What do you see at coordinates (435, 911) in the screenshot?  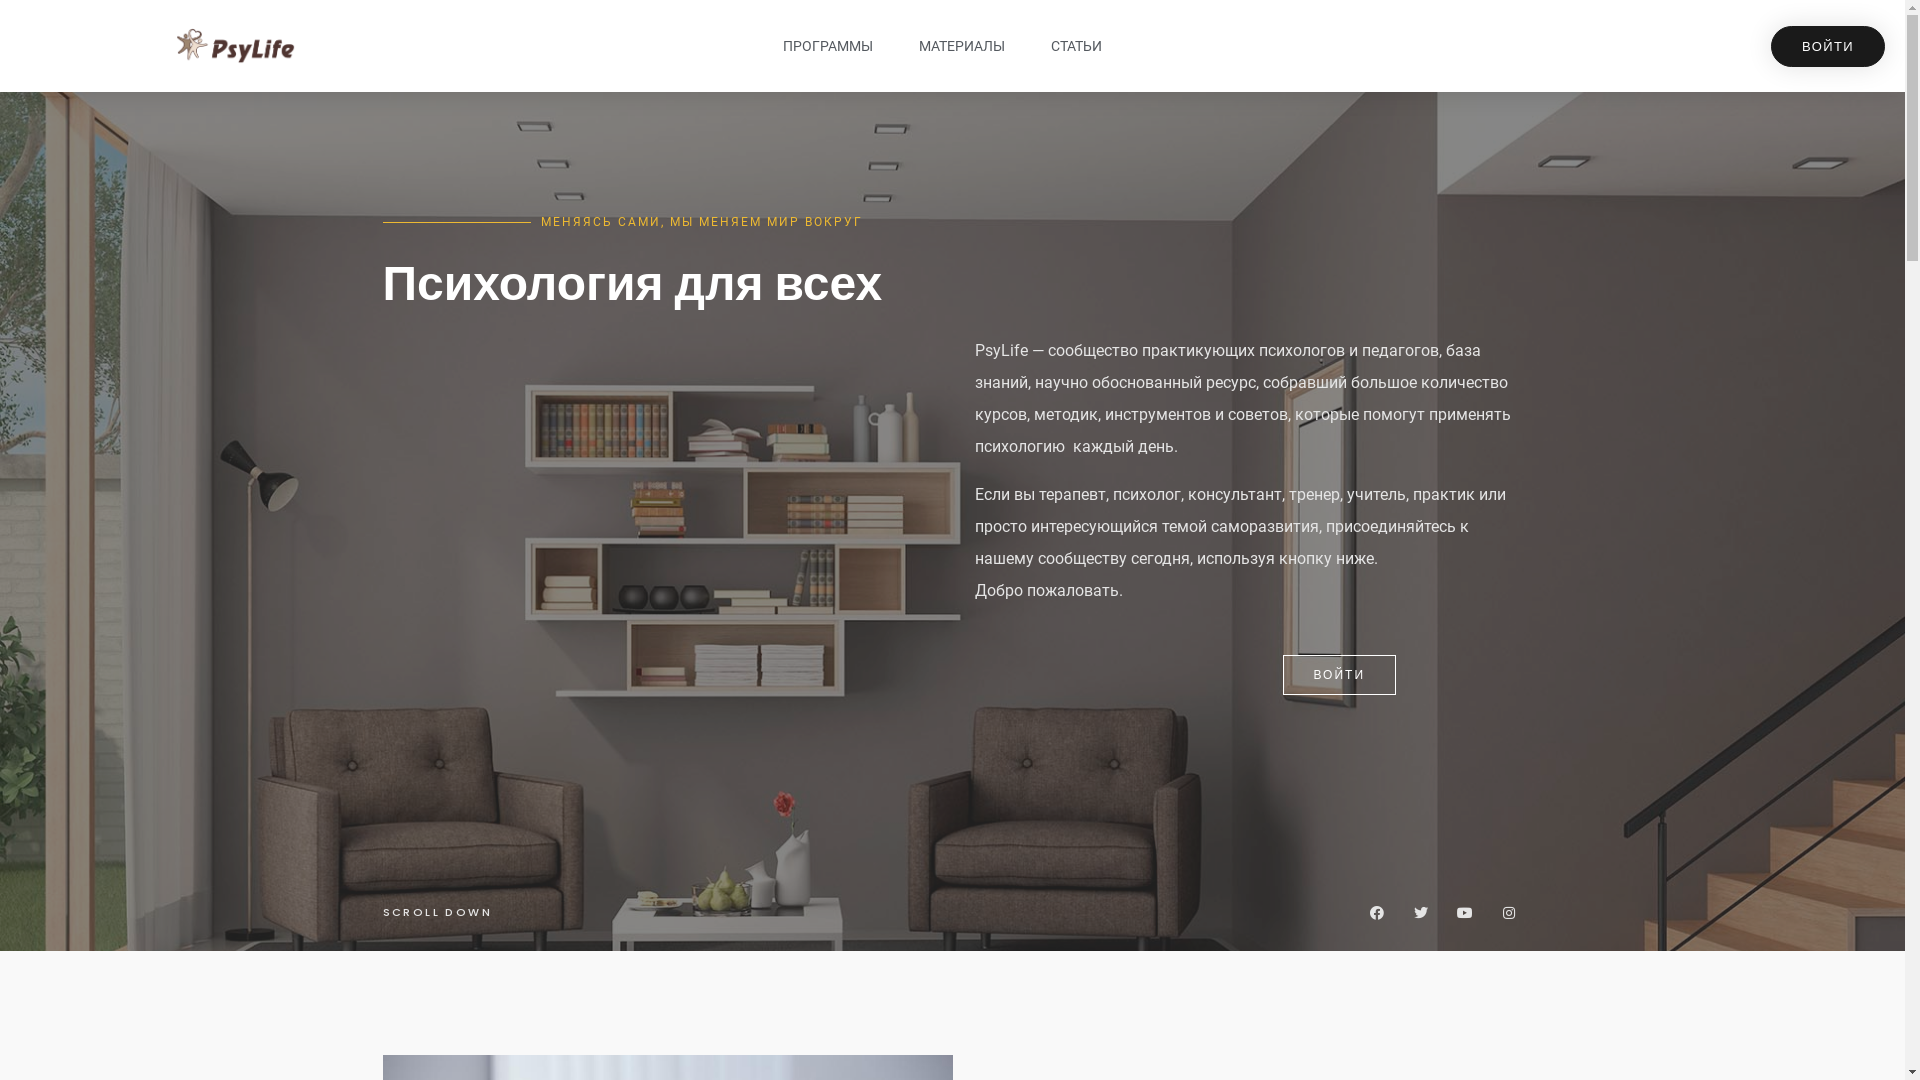 I see `'SCROLL DOWN'` at bounding box center [435, 911].